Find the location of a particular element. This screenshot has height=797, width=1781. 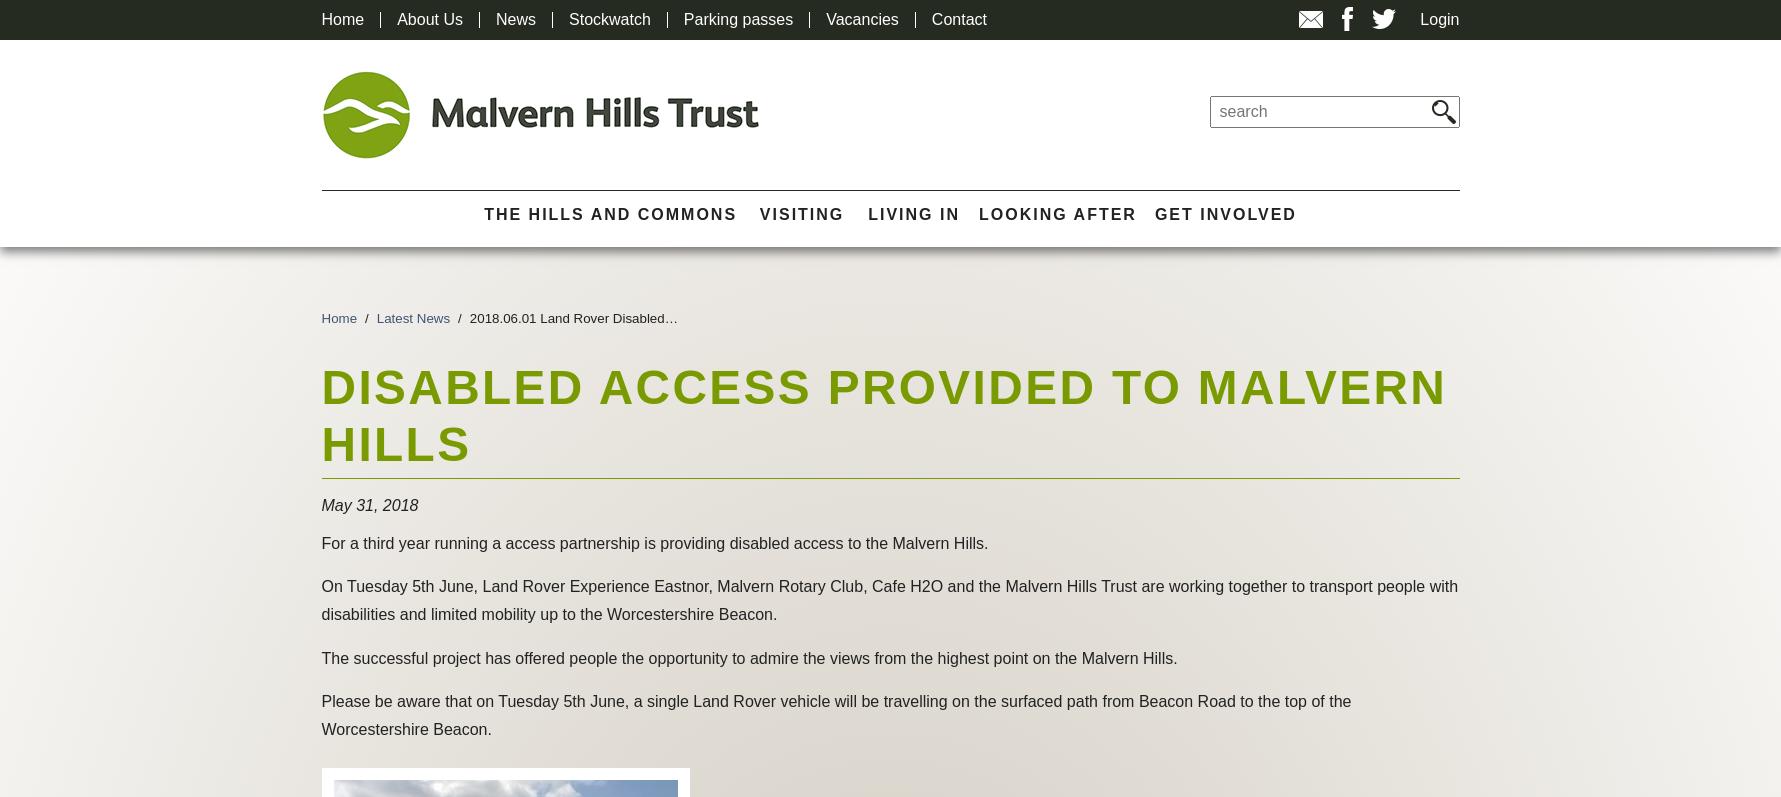

'Home' is located at coordinates (319, 18).